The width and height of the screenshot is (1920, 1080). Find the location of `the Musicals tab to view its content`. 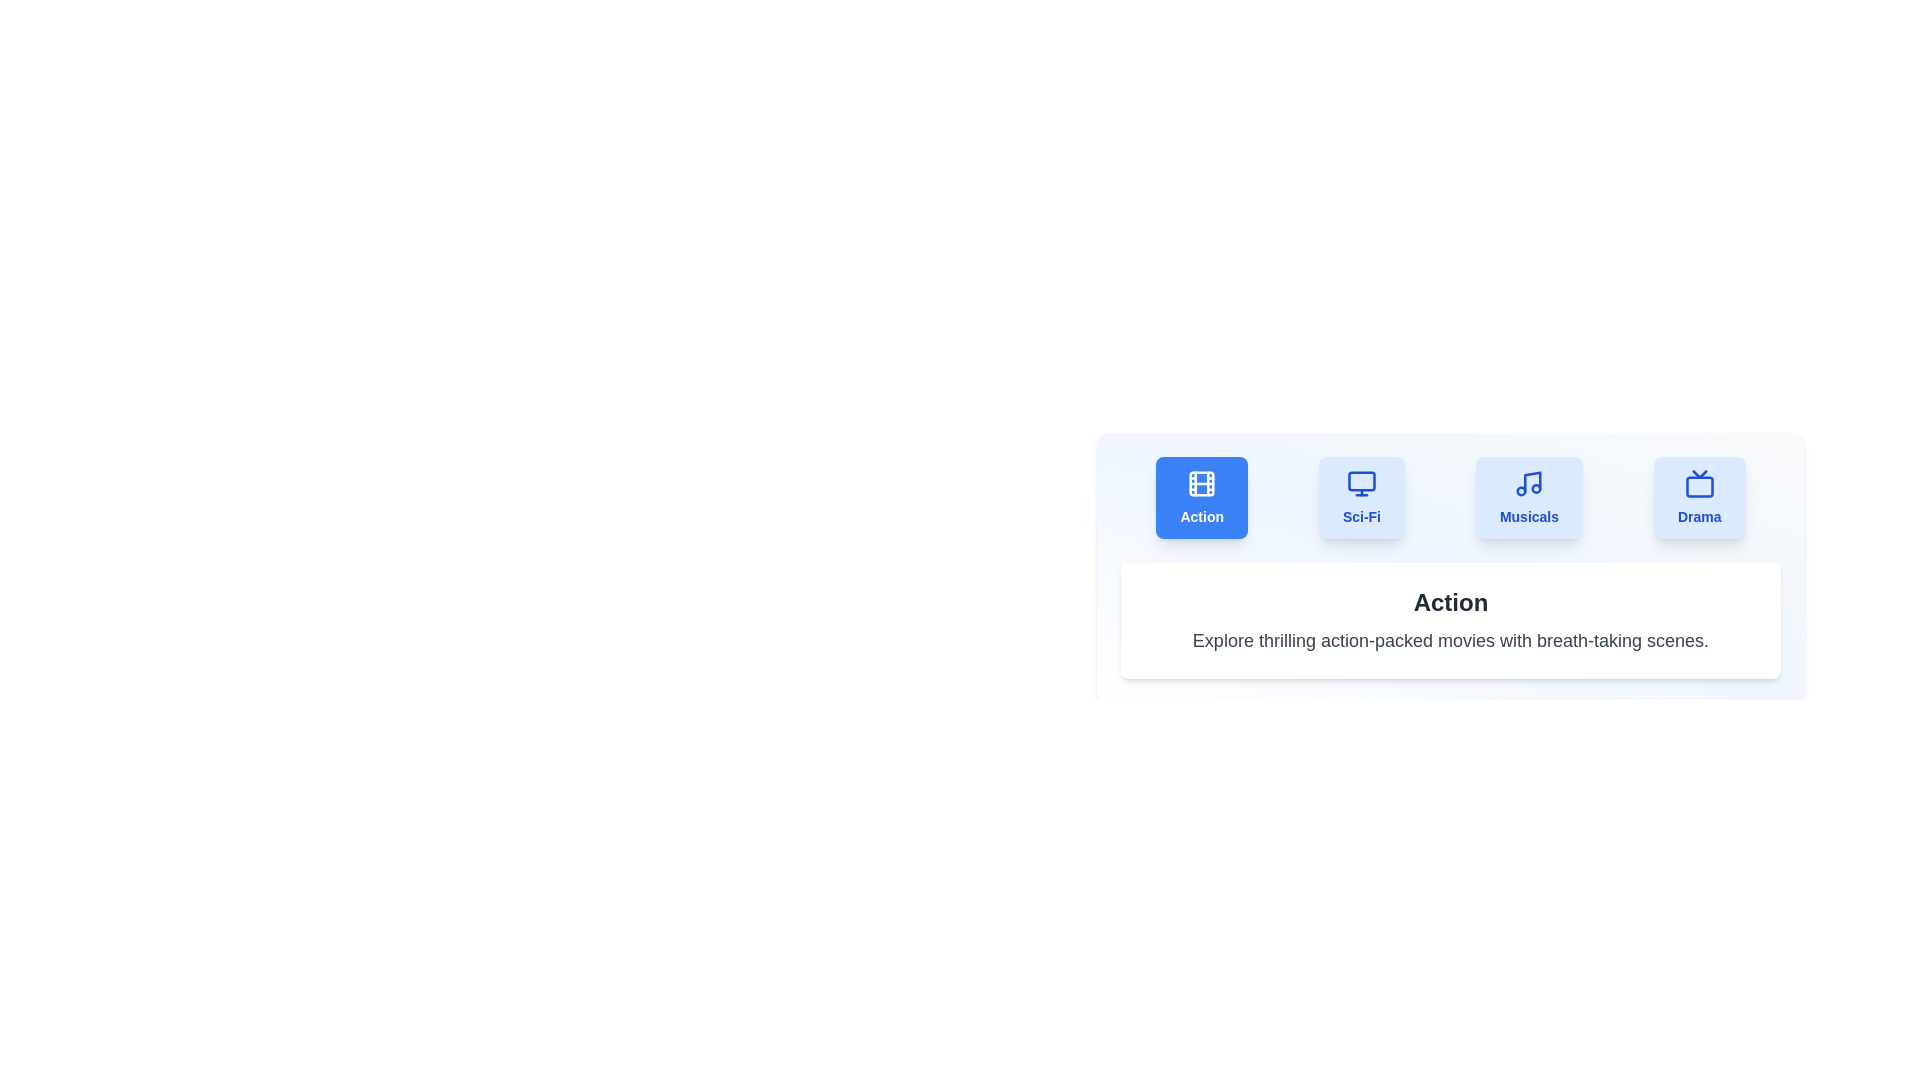

the Musicals tab to view its content is located at coordinates (1528, 496).